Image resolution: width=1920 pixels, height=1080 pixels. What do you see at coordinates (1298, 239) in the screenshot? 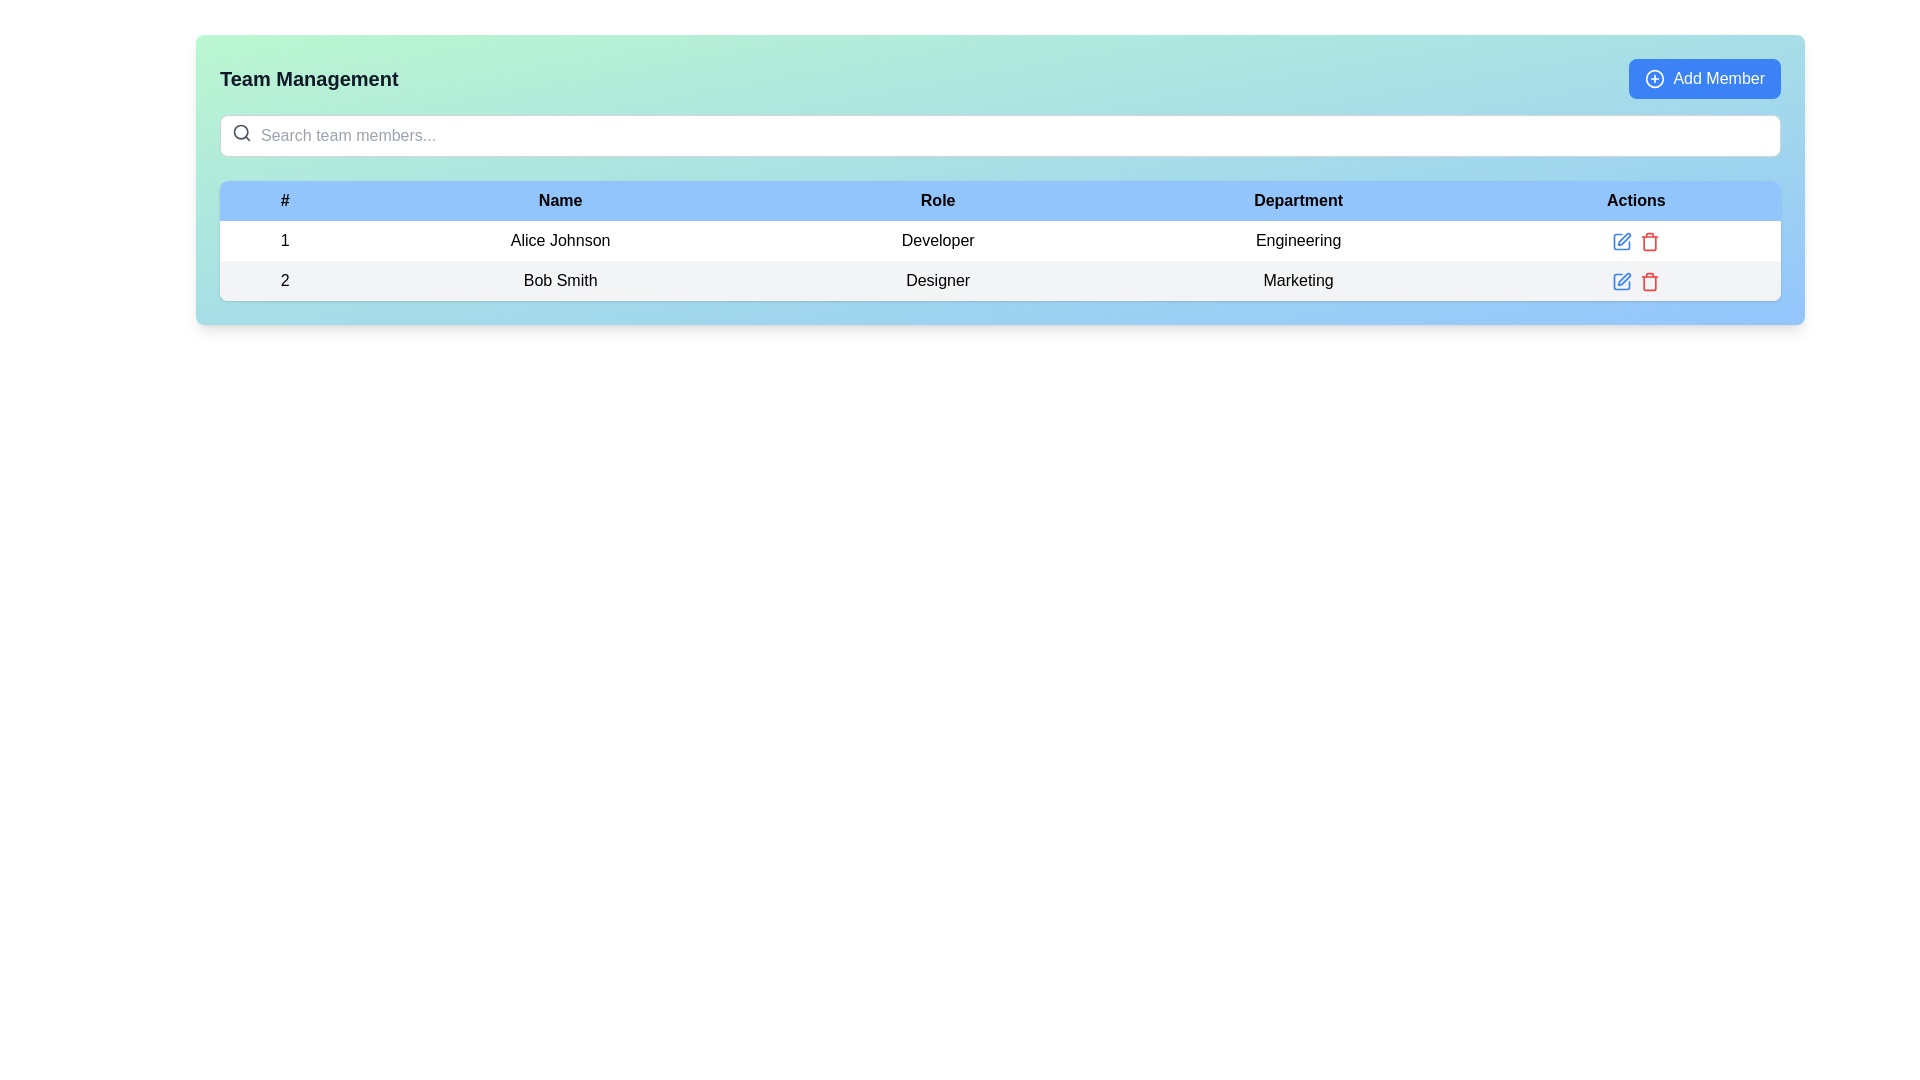
I see `the table cell displaying the text 'Engineering' in black, center-aligned, located in the first row under the 'Department' column` at bounding box center [1298, 239].